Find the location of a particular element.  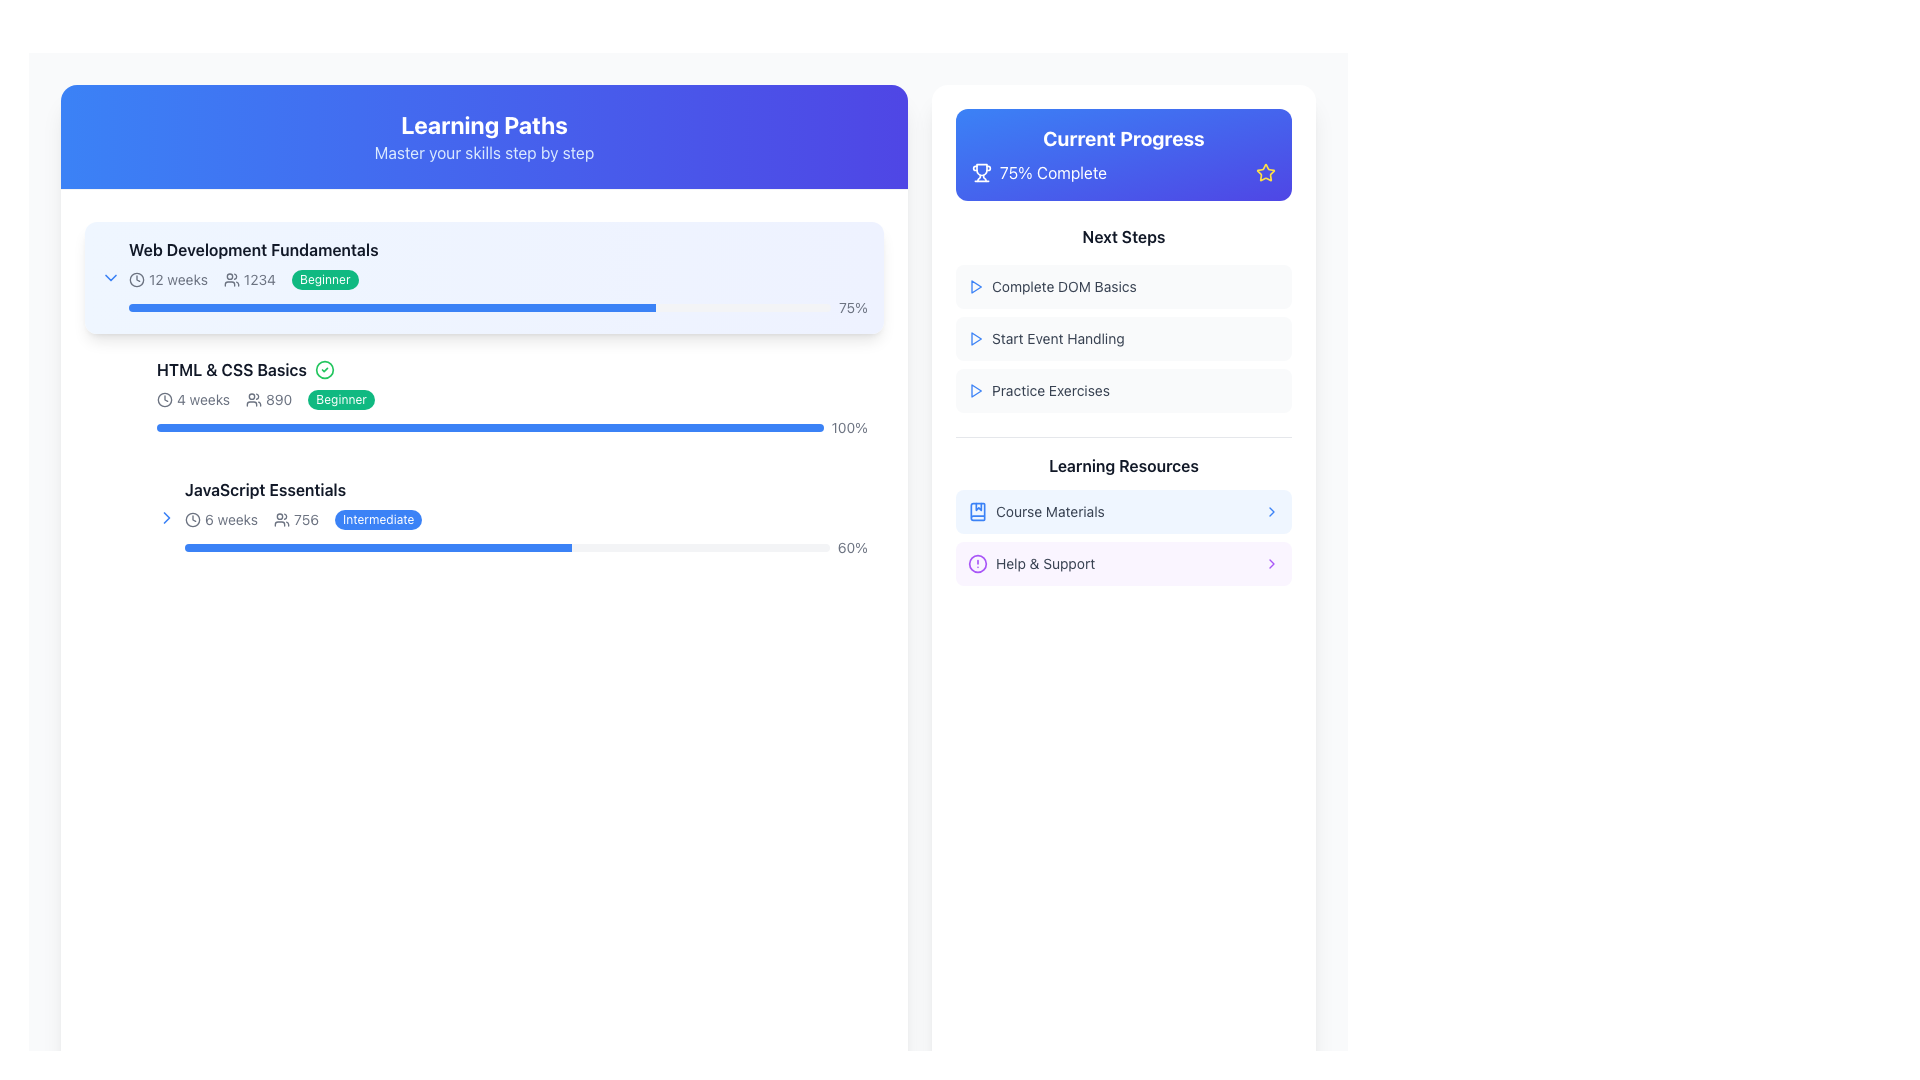

the star-shaped yellow icon located in the 'Current Progress' section at the top-right corner, aligned with the 'Current Progress' heading is located at coordinates (1265, 171).